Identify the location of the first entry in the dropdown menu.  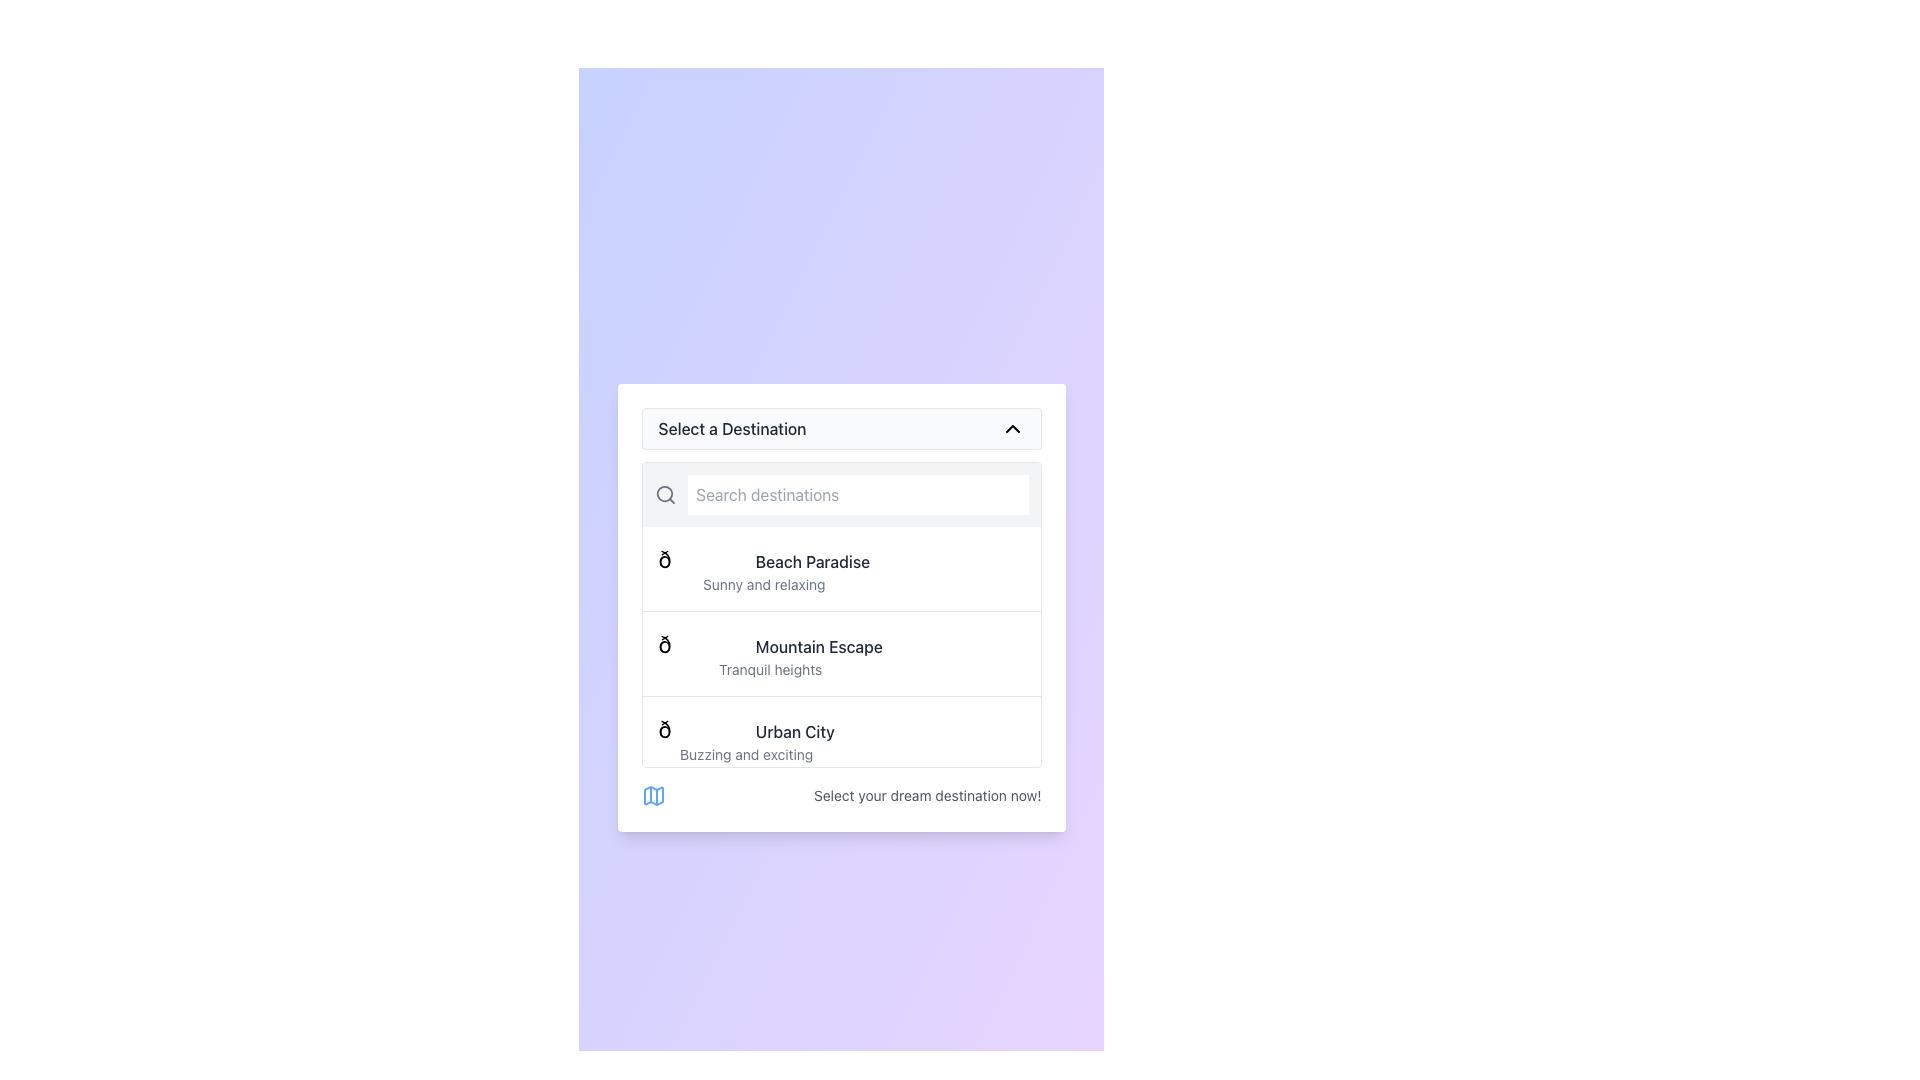
(763, 569).